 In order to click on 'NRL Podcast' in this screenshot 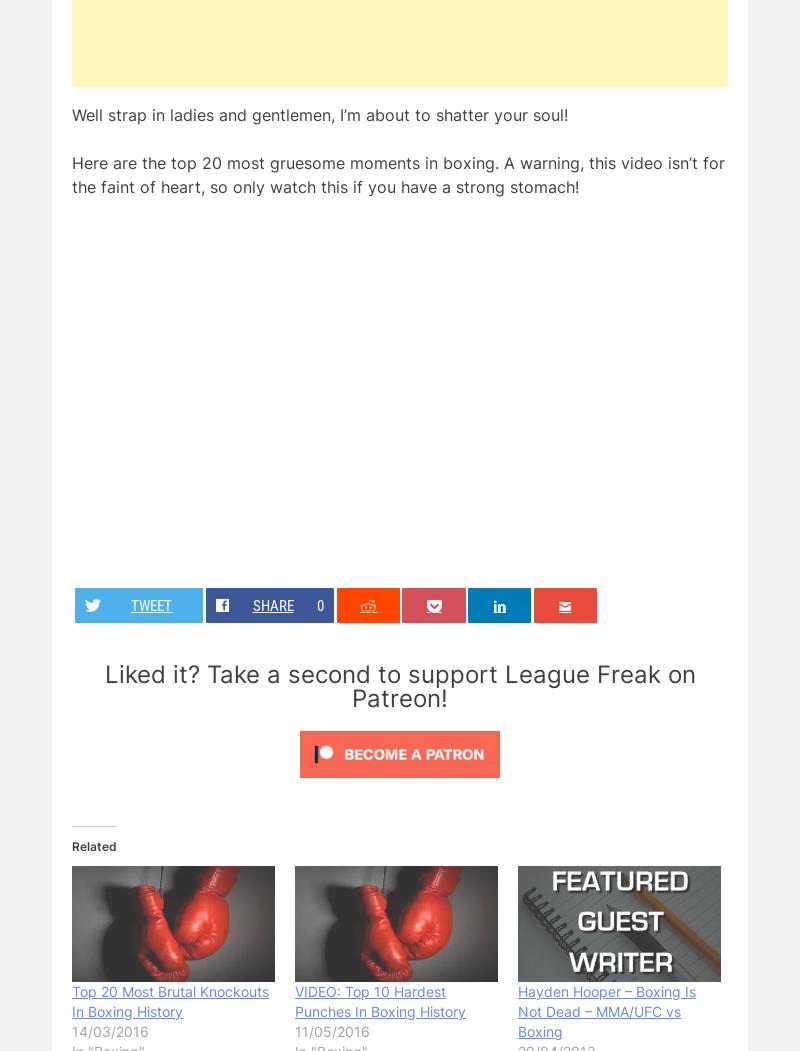, I will do `click(472, 795)`.